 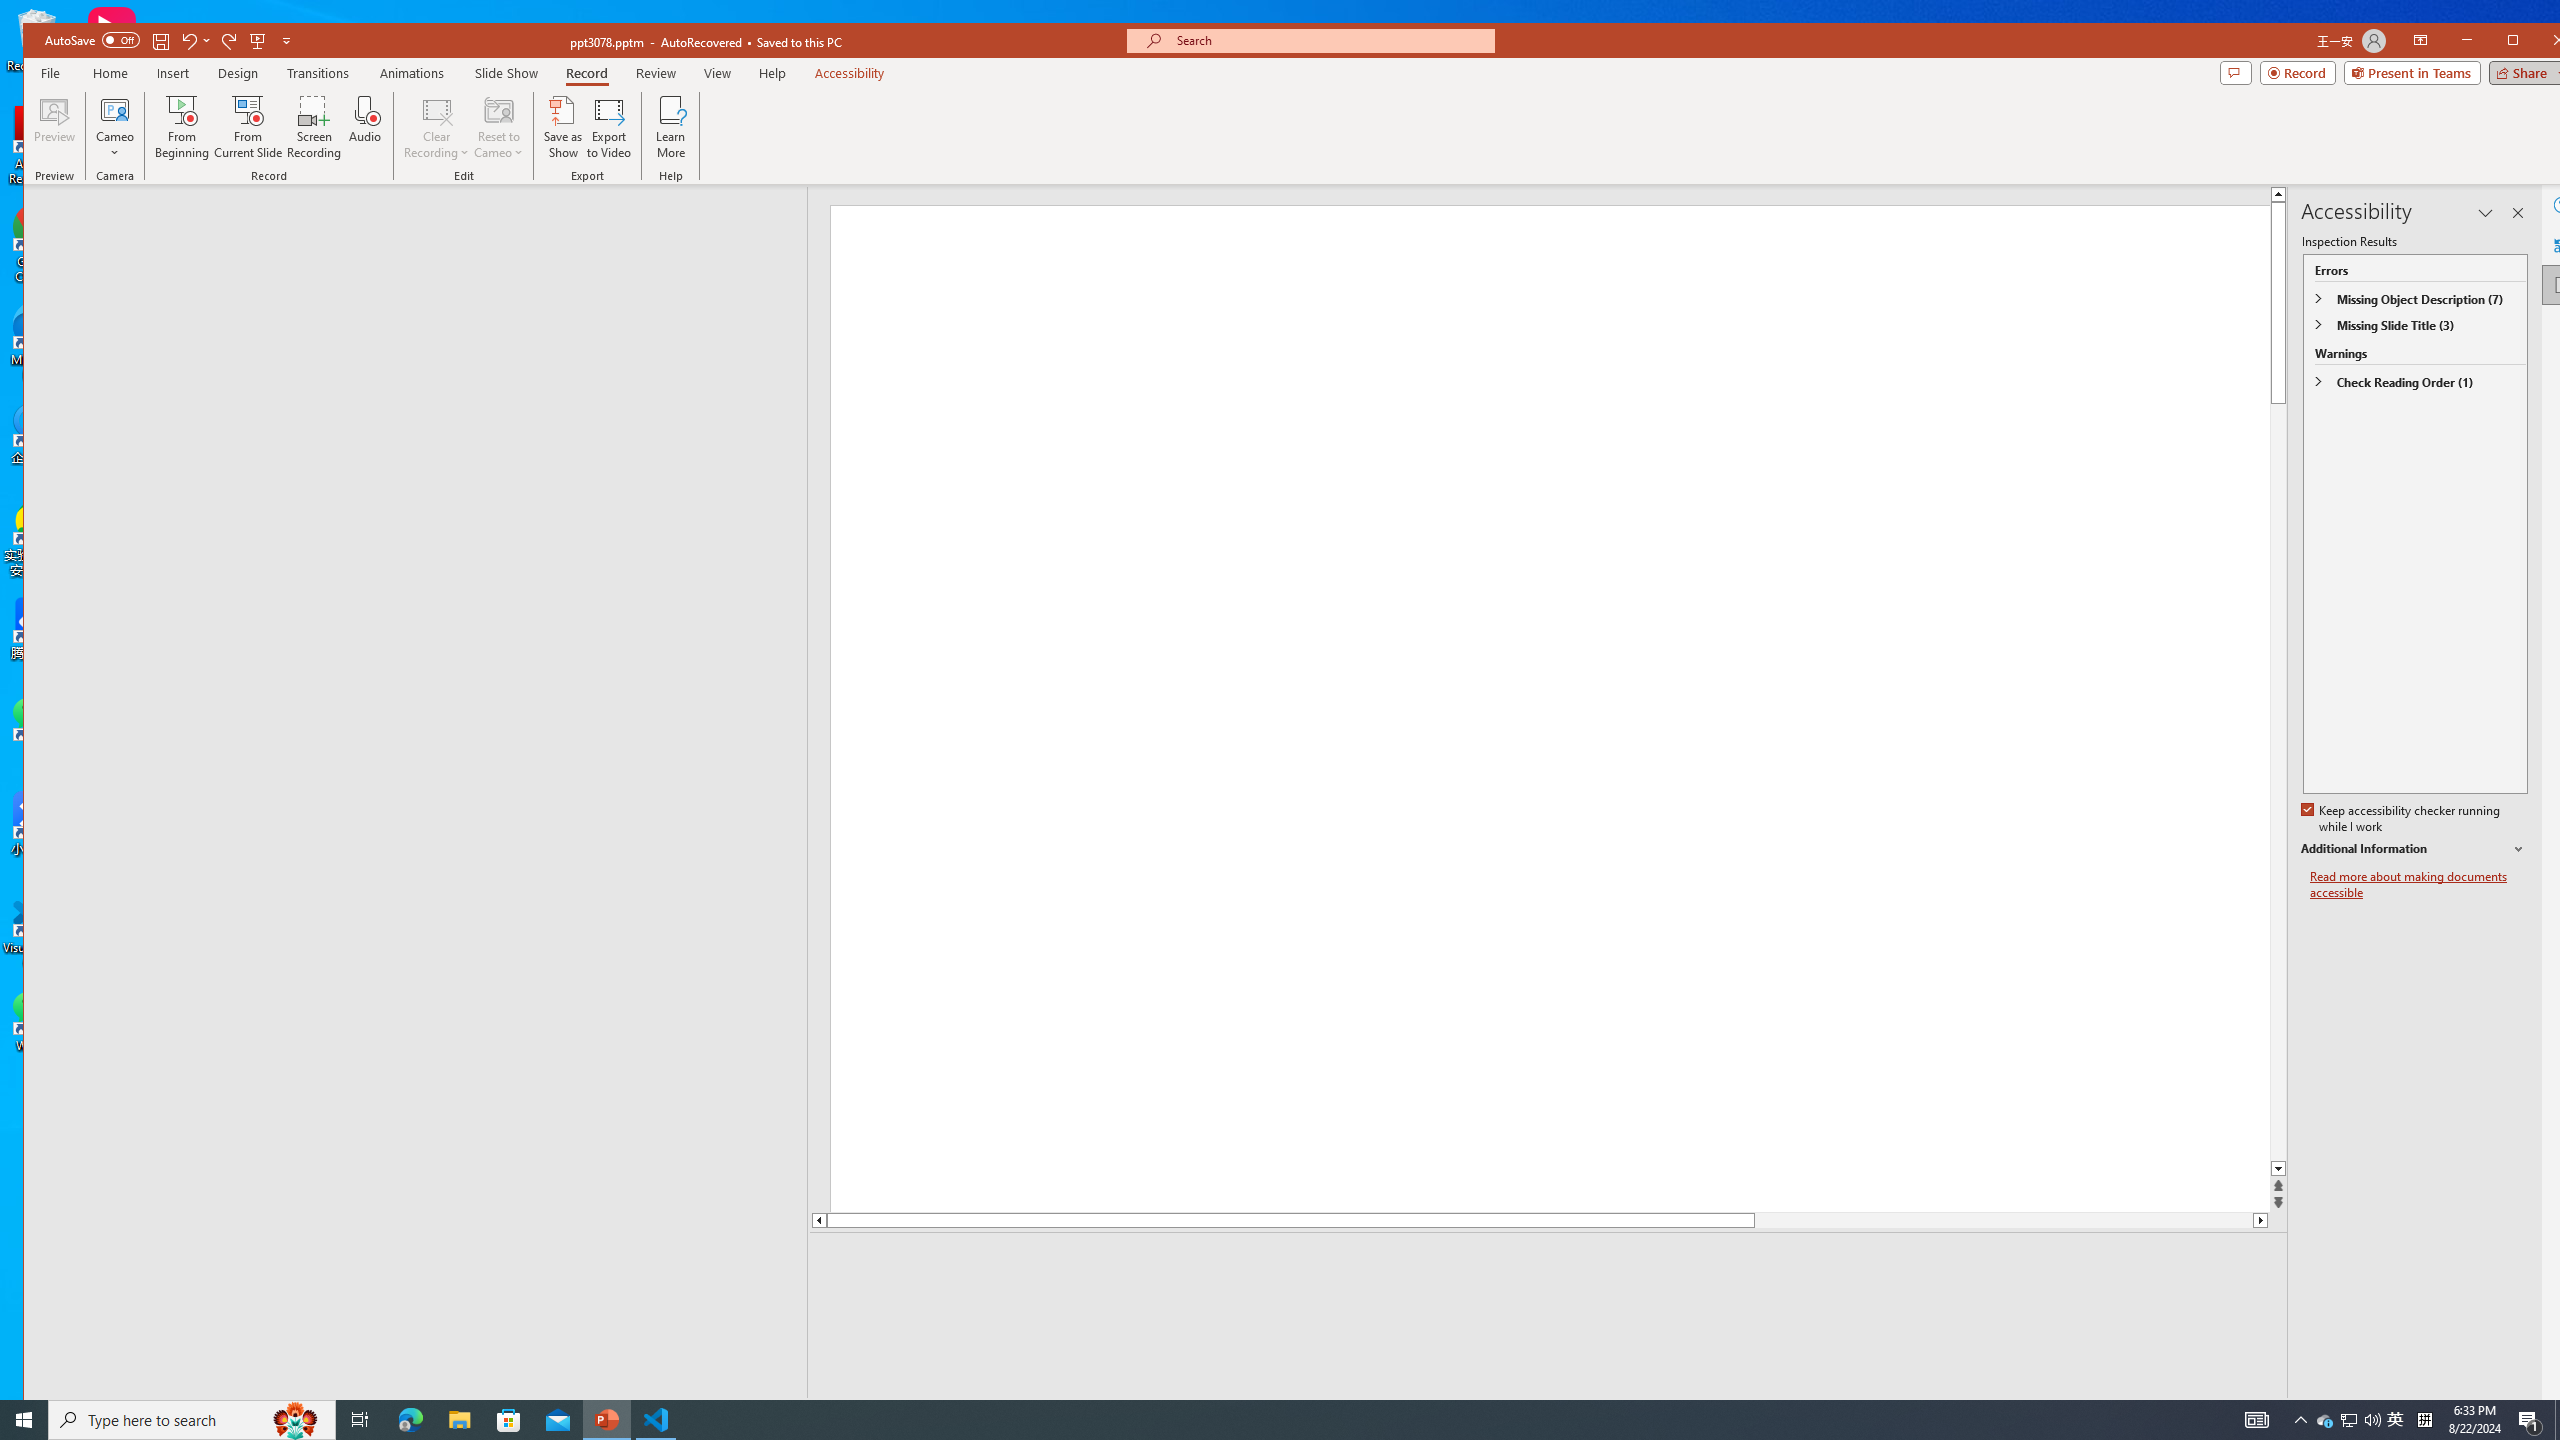 I want to click on 'Zoom 172%', so click(x=2548, y=1410).